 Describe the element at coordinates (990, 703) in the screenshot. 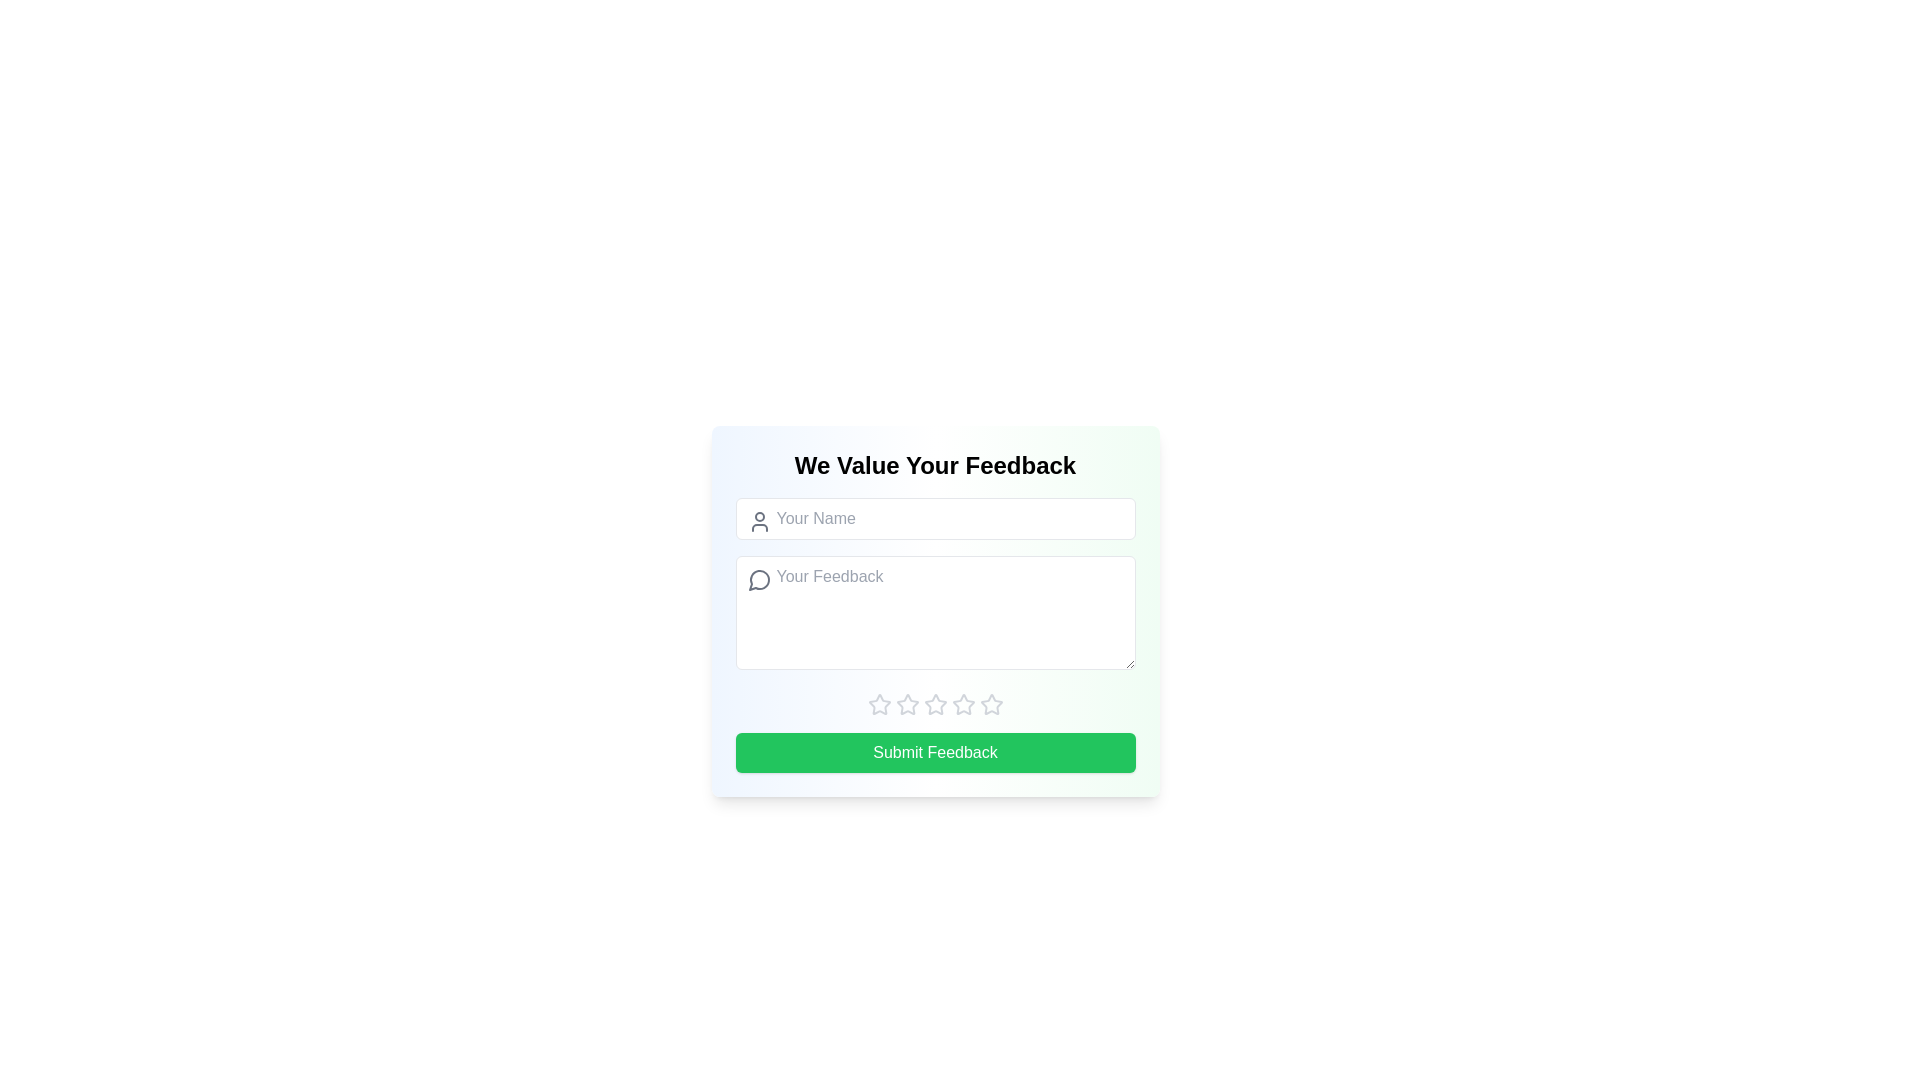

I see `the fourth star icon` at that location.